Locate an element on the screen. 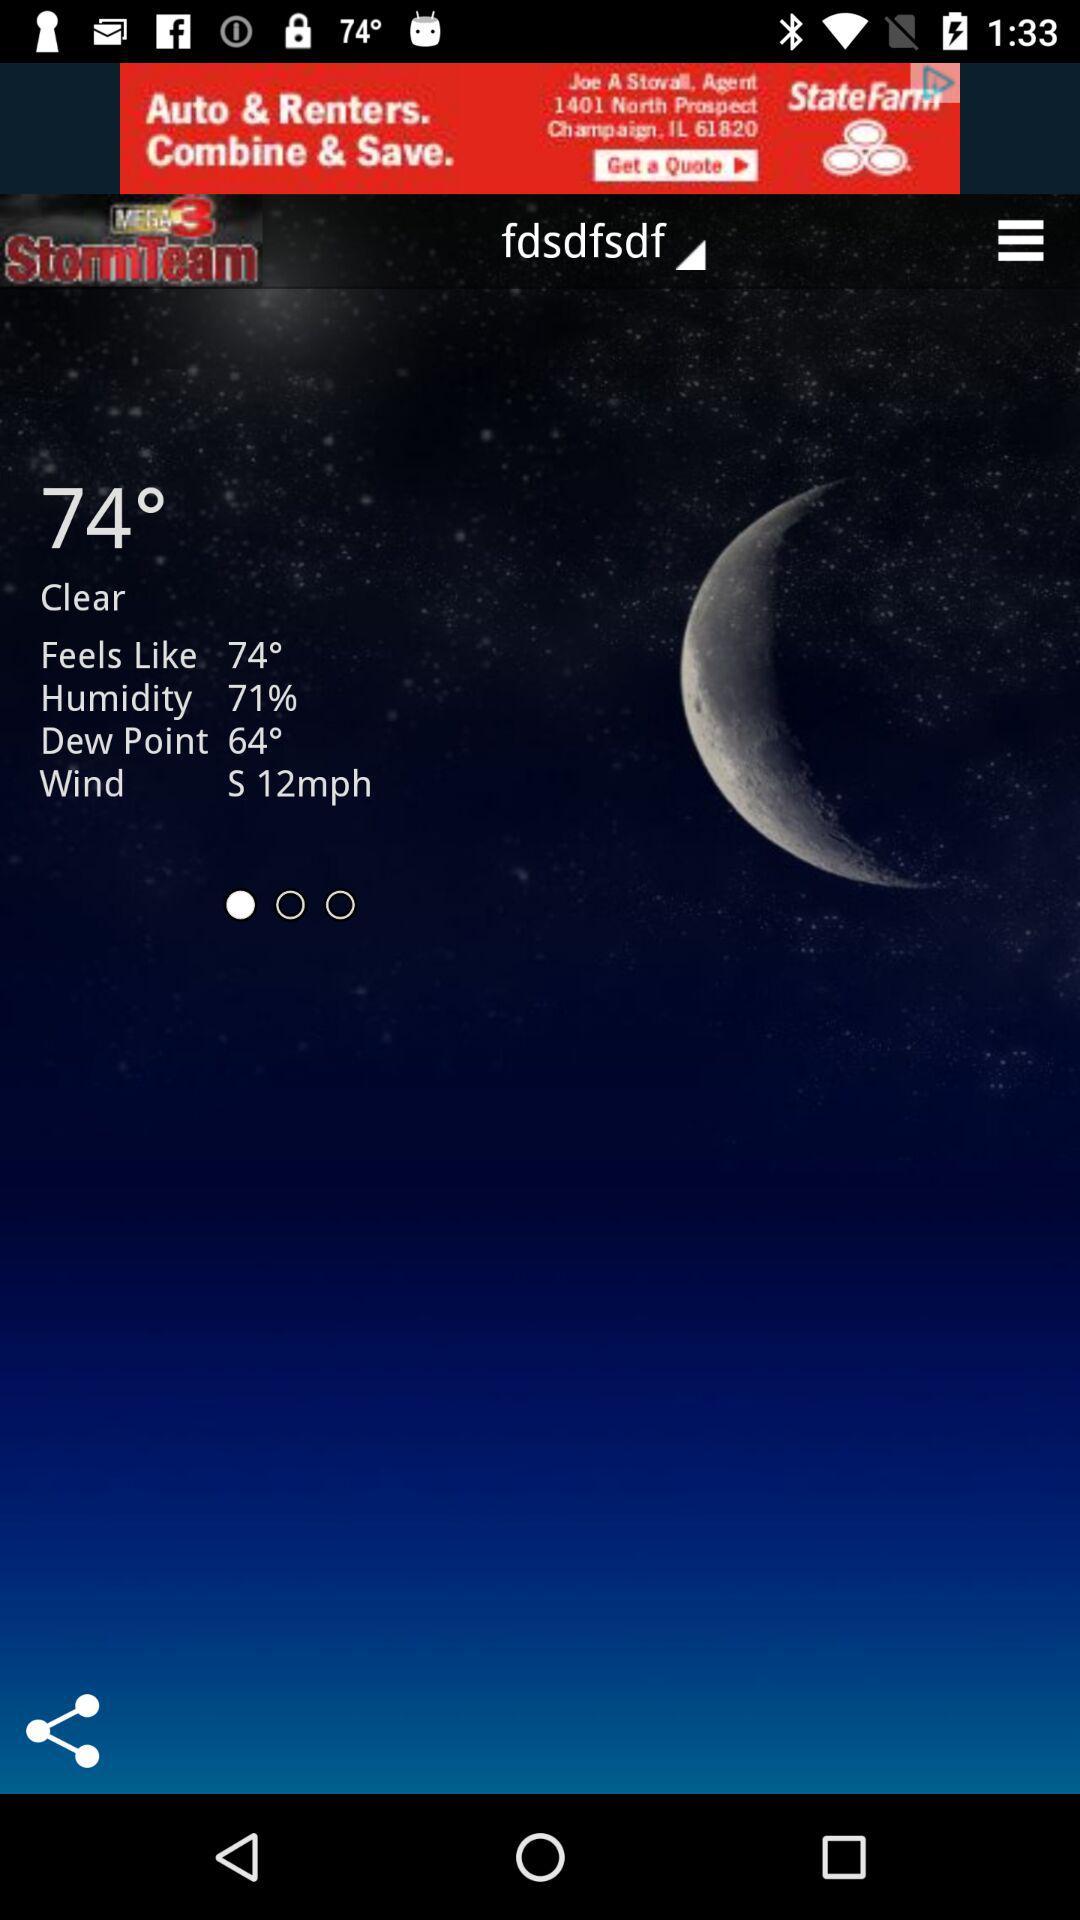  advertisement is located at coordinates (540, 127).